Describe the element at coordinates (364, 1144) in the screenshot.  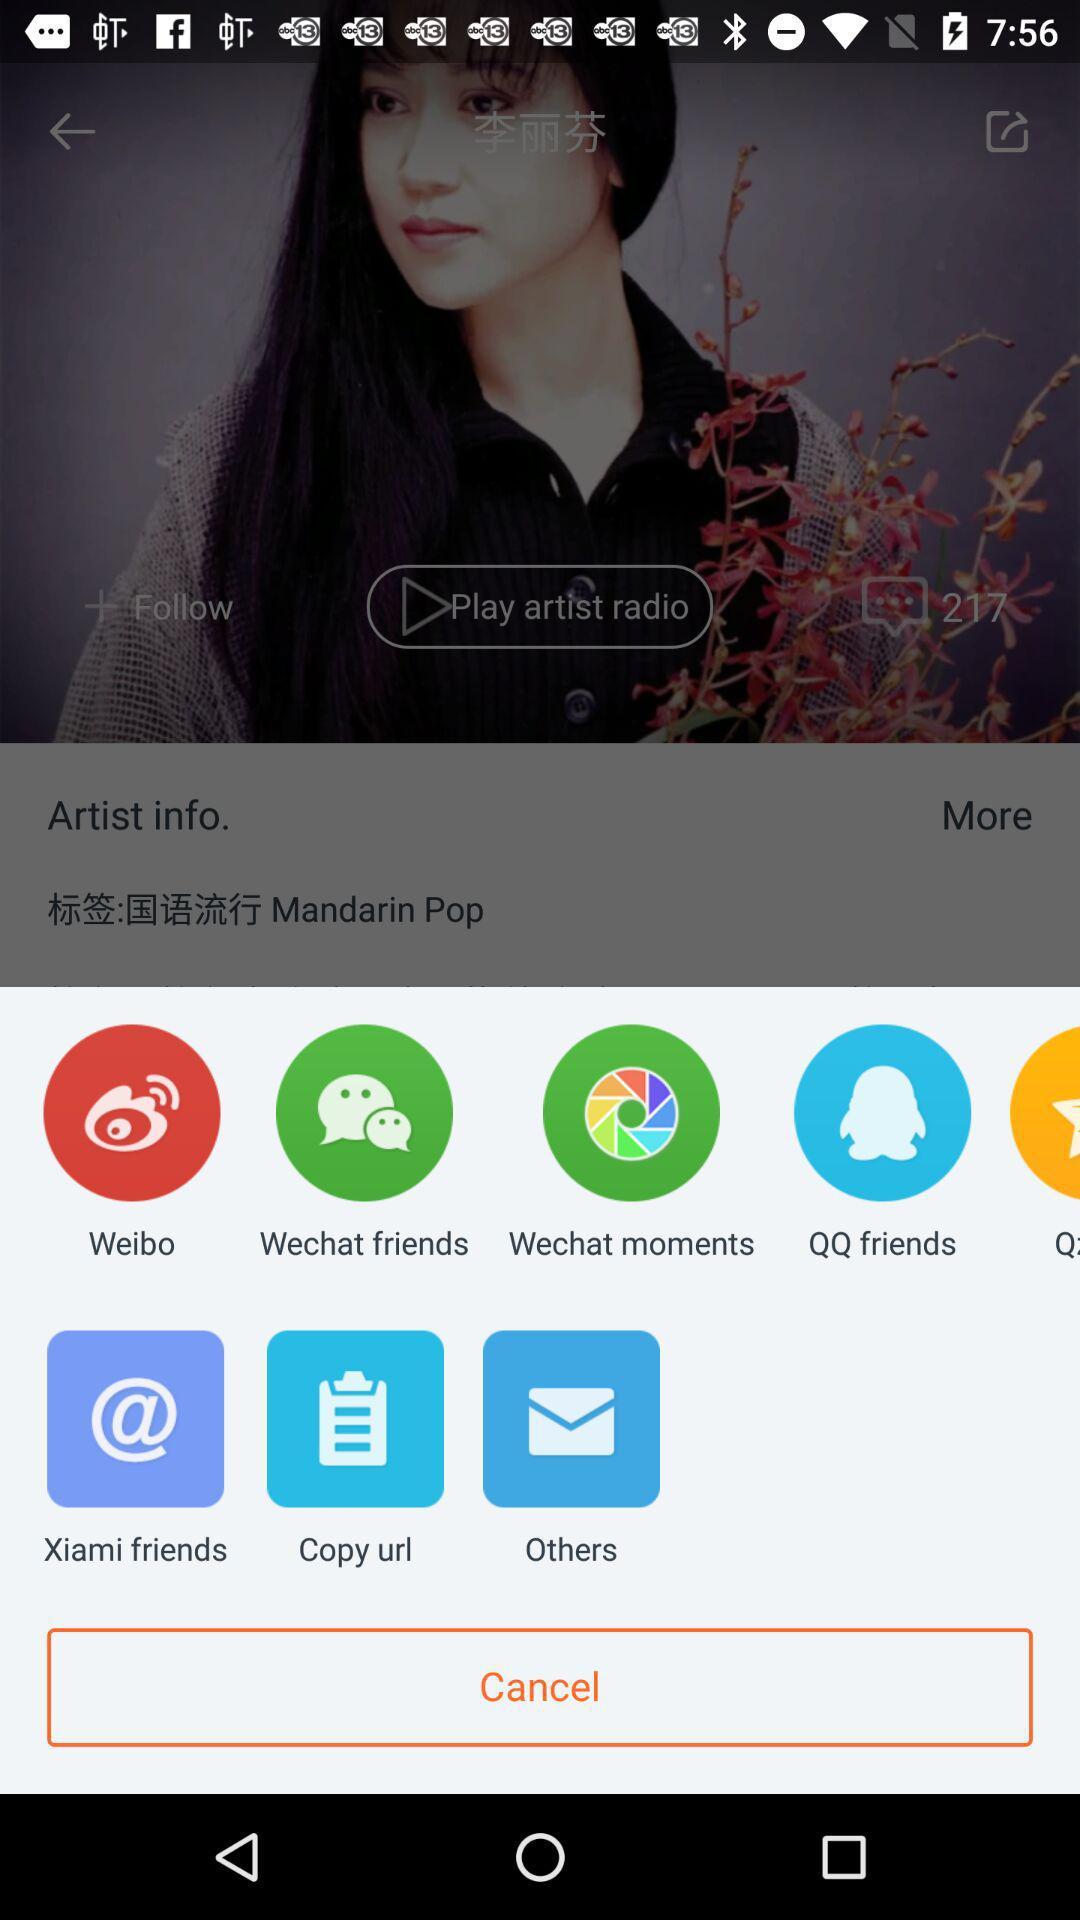
I see `the wechat friends item` at that location.